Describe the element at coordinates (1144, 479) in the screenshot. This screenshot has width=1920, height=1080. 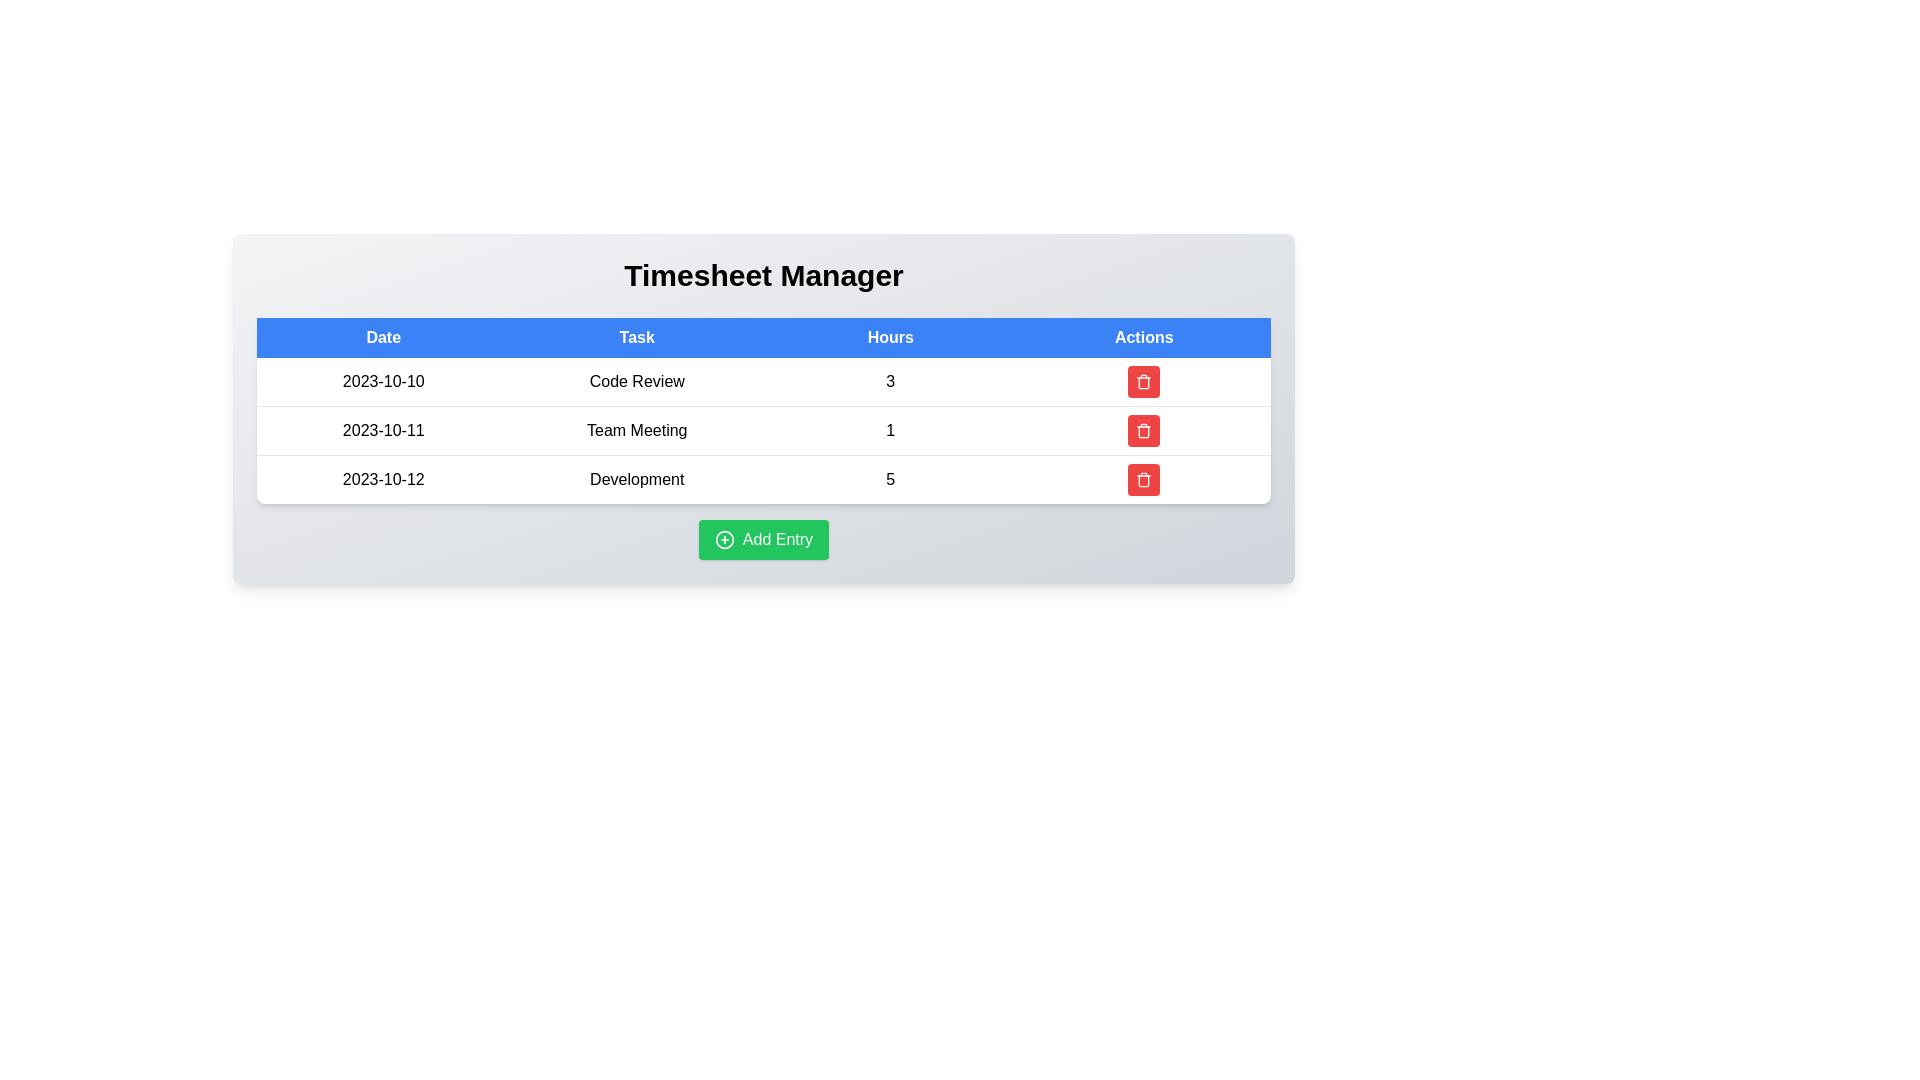
I see `the small red rounded button with a white trash can icon in the 'Actions' column of the '2023-10-12 Development' entry to trigger the hover effect` at that location.